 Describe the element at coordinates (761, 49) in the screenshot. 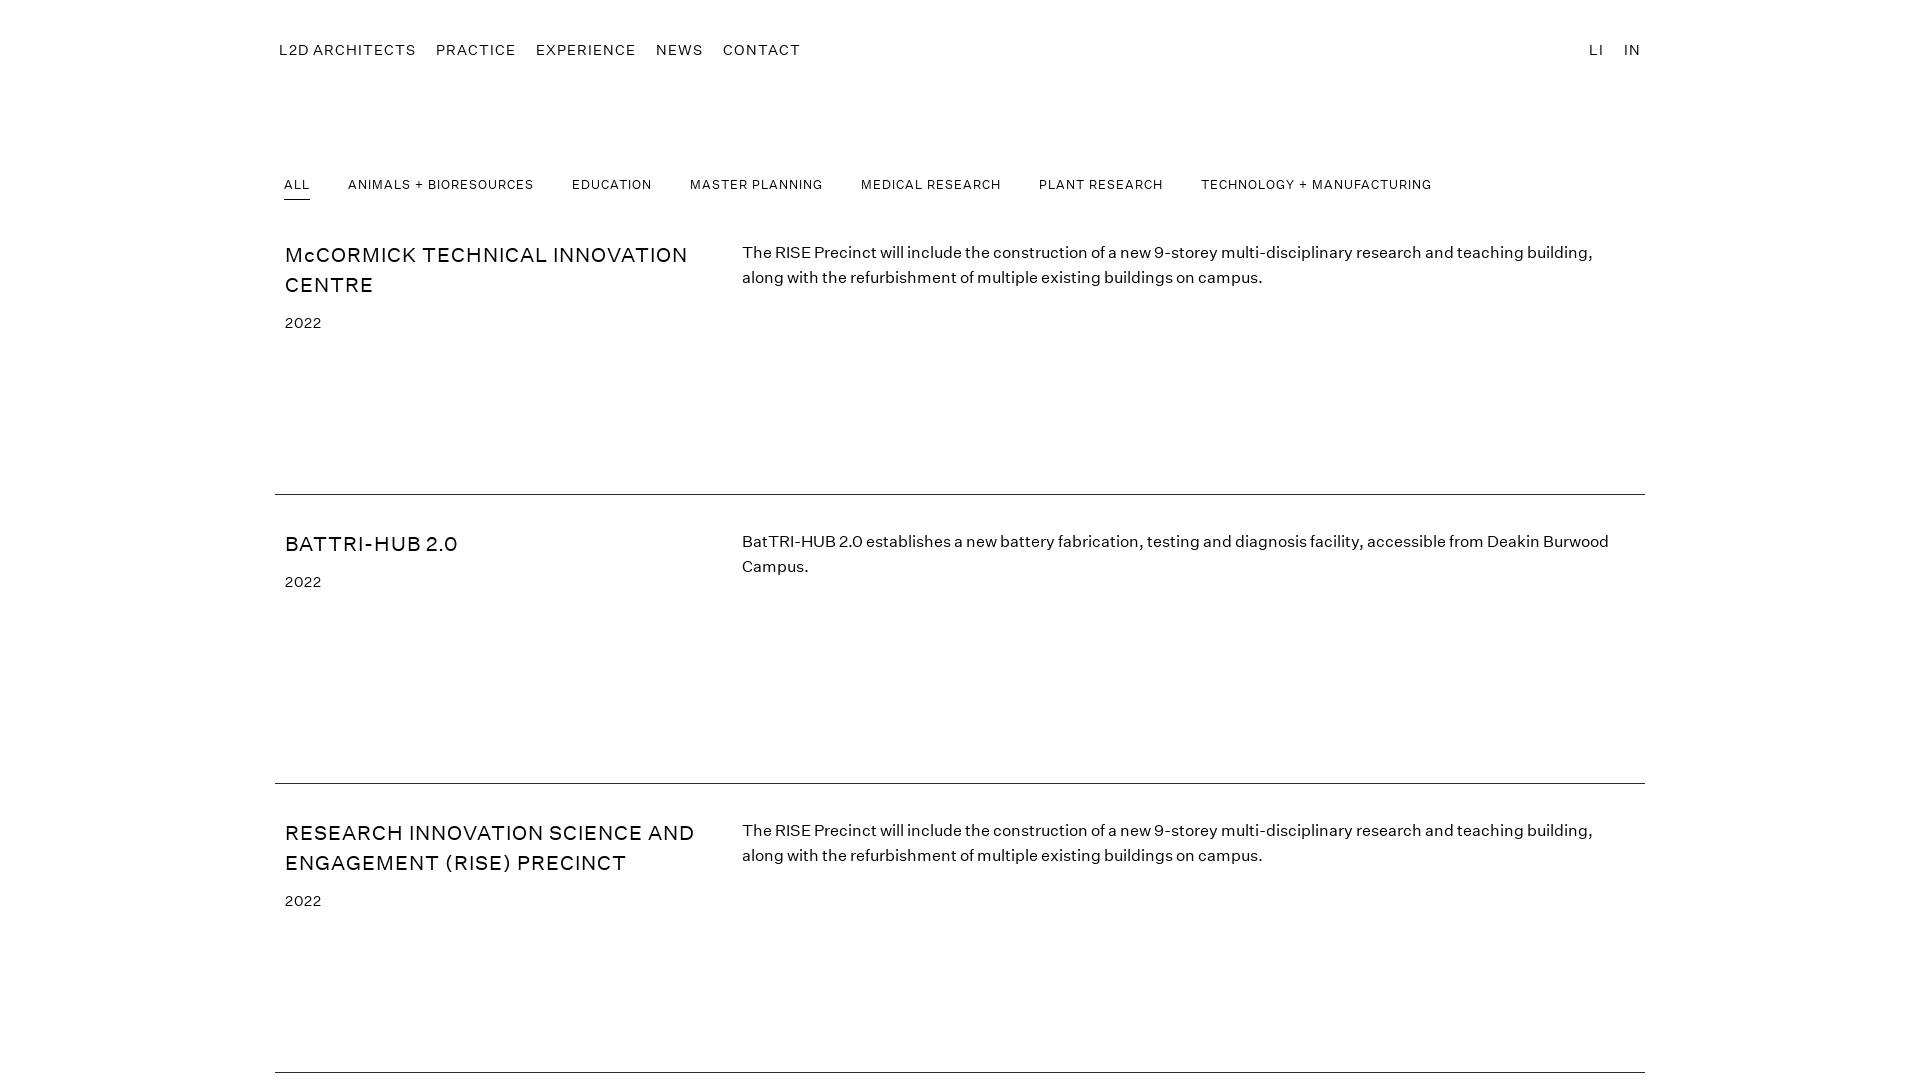

I see `'CONTACT'` at that location.